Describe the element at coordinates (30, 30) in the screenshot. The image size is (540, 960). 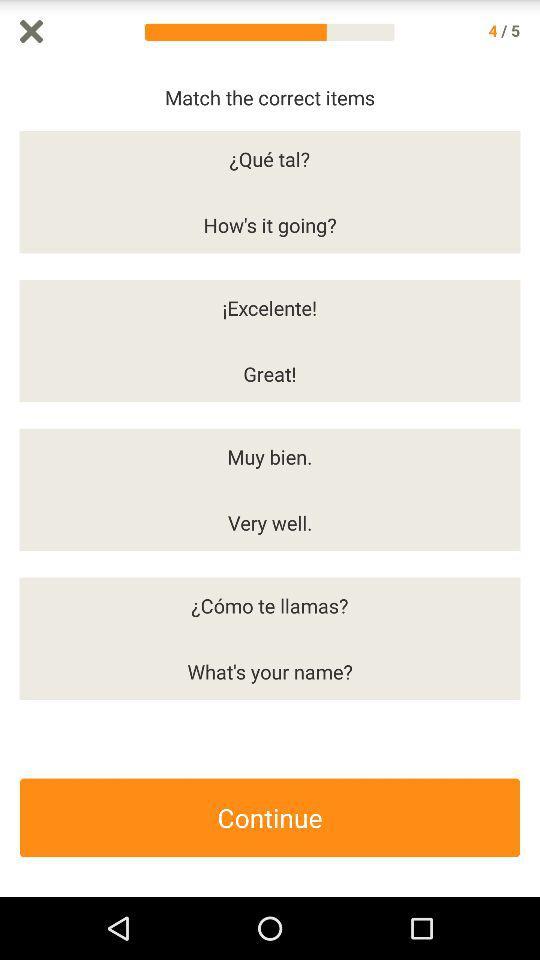
I see `the window used` at that location.